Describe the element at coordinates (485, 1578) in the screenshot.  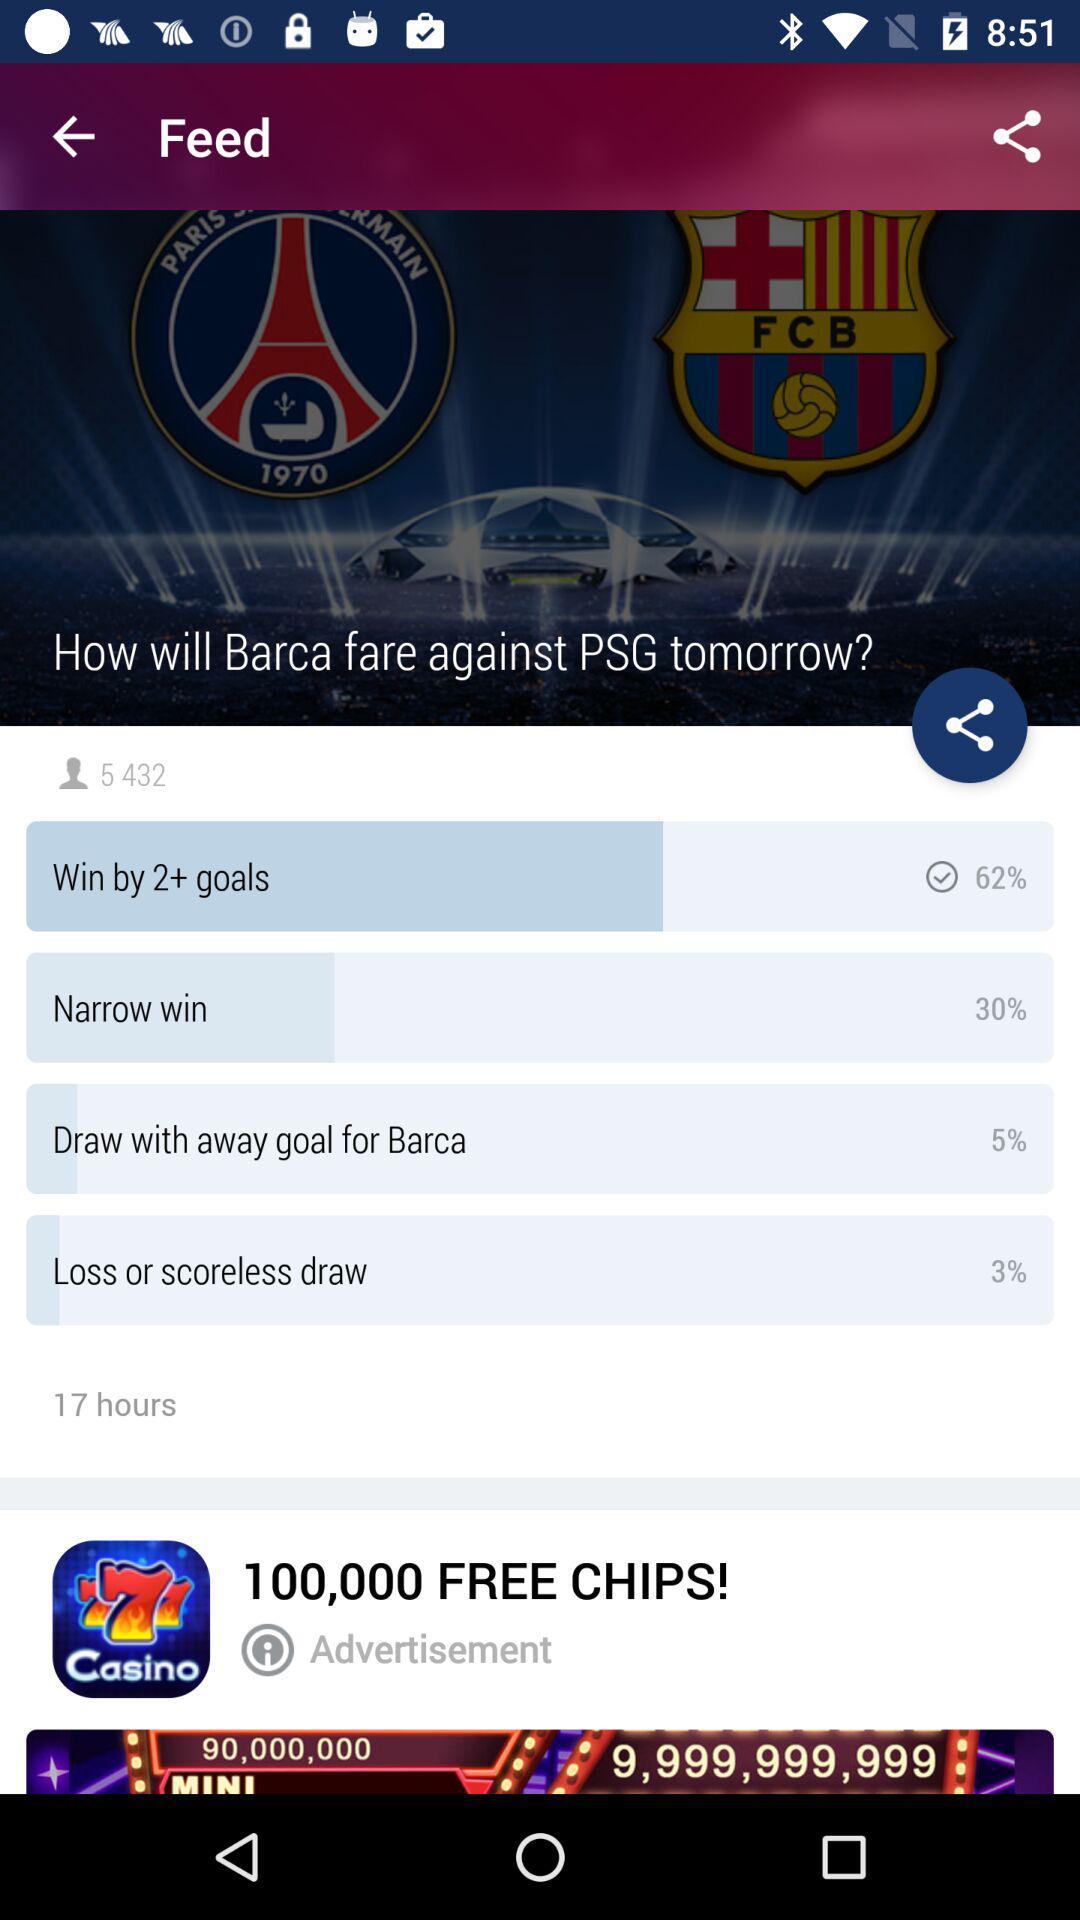
I see `the icon below loss or scoreless item` at that location.